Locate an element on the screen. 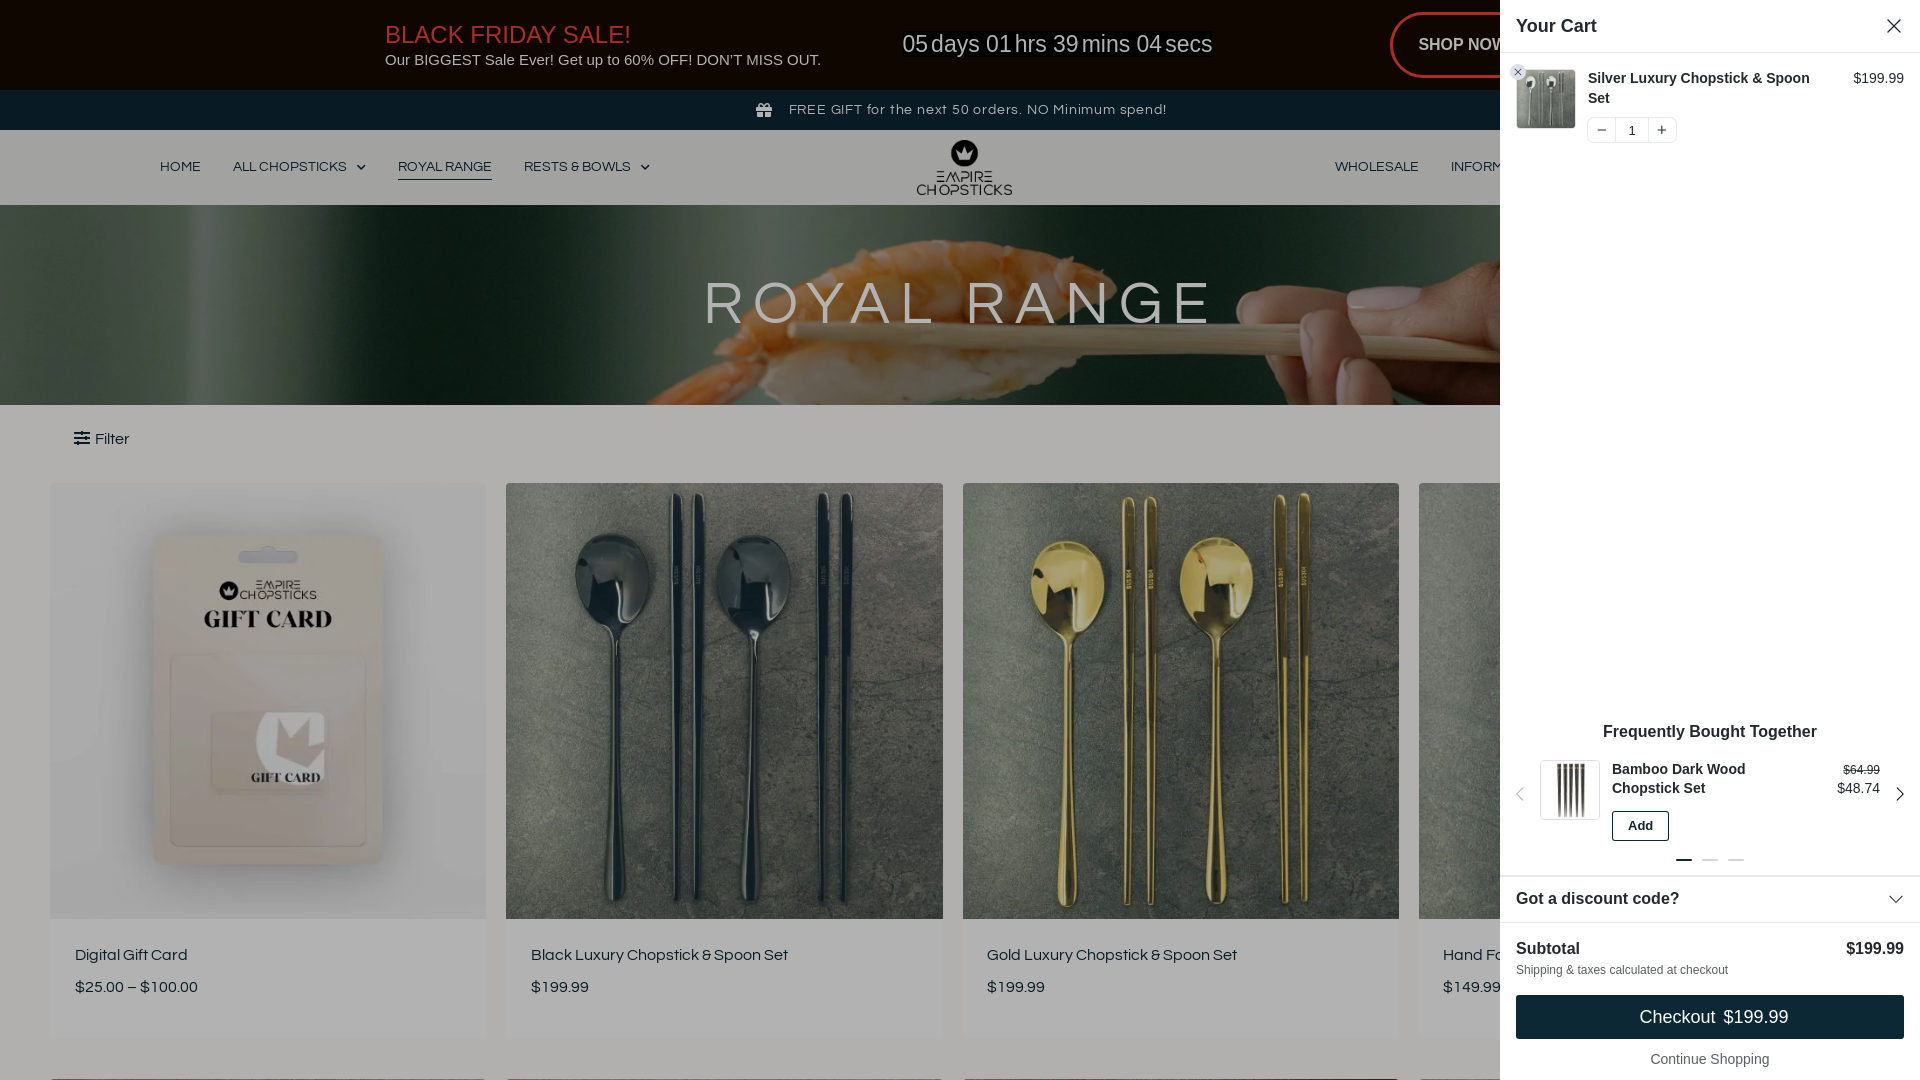 This screenshot has height=1080, width=1920. 'Filter' is located at coordinates (100, 438).